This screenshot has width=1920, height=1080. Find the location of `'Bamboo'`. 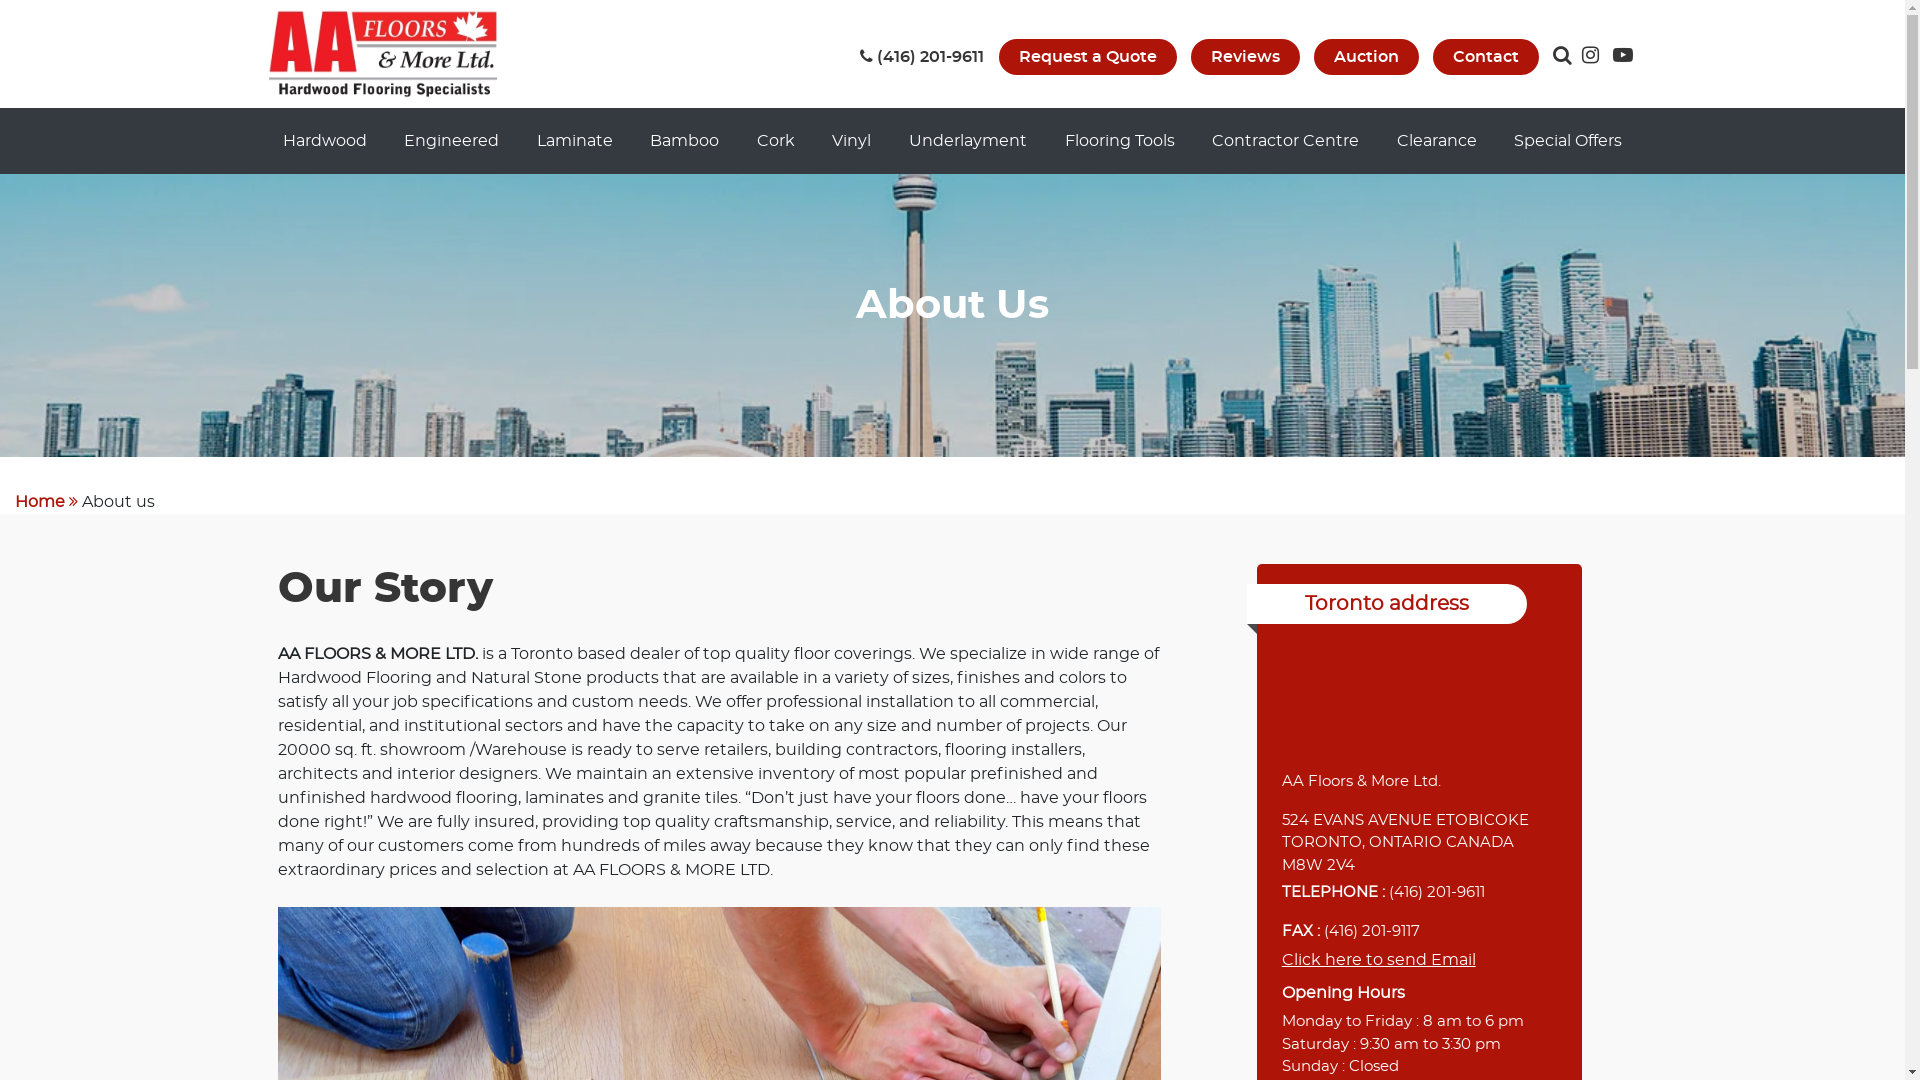

'Bamboo' is located at coordinates (684, 140).